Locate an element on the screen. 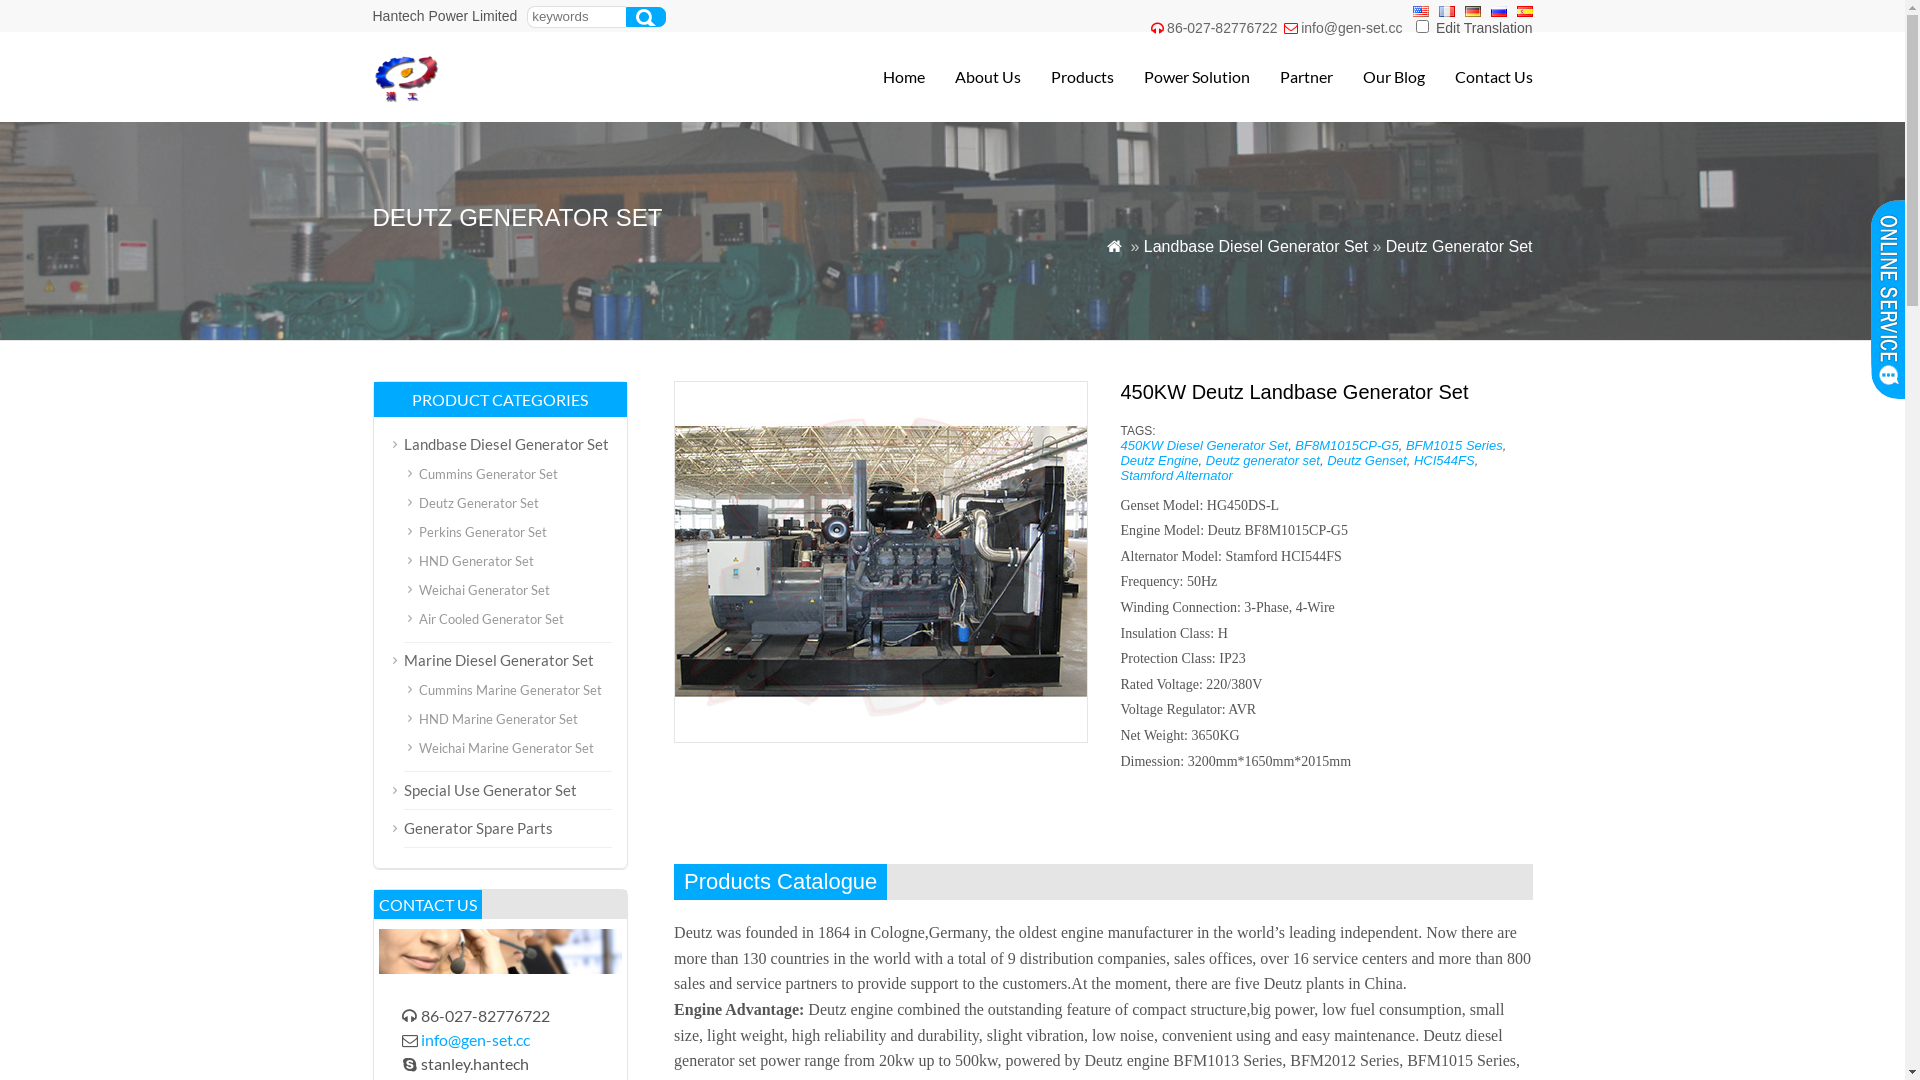 This screenshot has height=1080, width=1920. 'Landbase Diesel Generator Set' is located at coordinates (506, 442).